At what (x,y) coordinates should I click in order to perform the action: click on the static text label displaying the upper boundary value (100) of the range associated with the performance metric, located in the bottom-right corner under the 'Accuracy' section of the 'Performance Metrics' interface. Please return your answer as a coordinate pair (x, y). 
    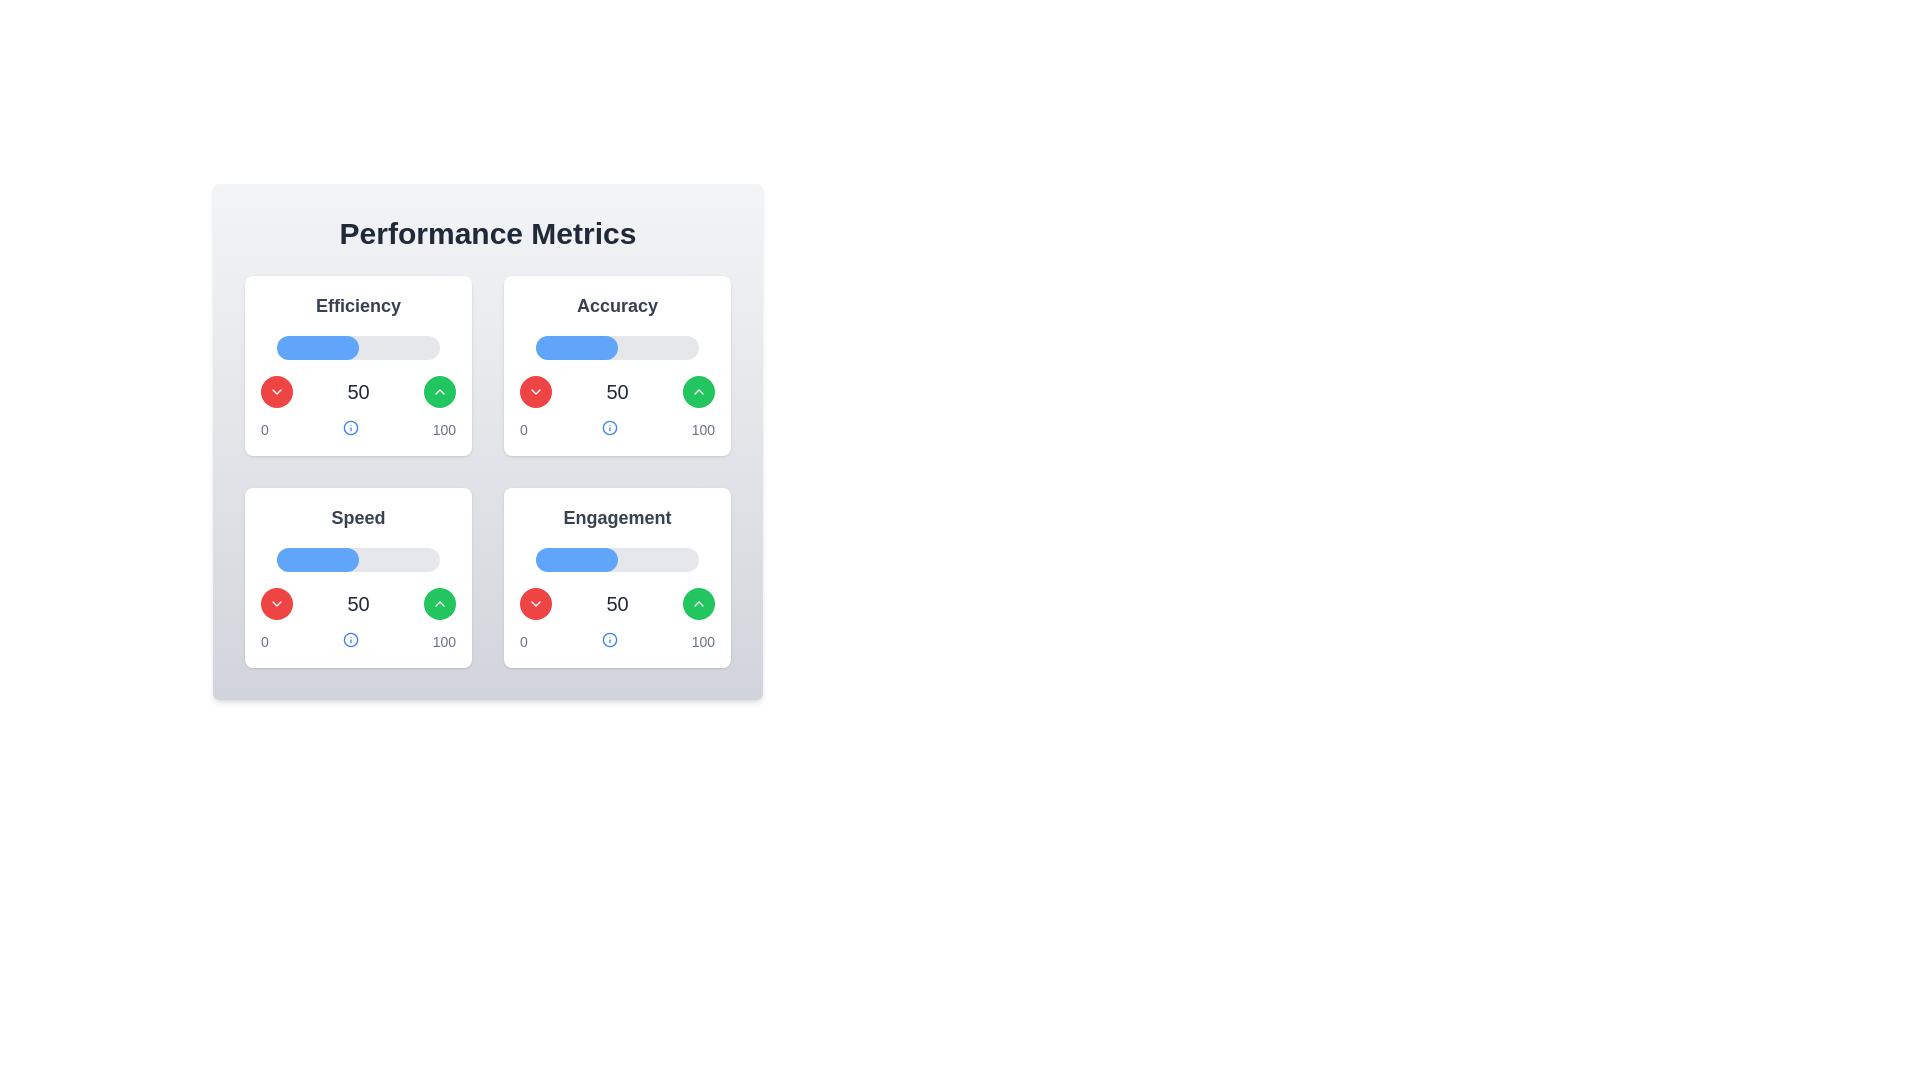
    Looking at the image, I should click on (703, 428).